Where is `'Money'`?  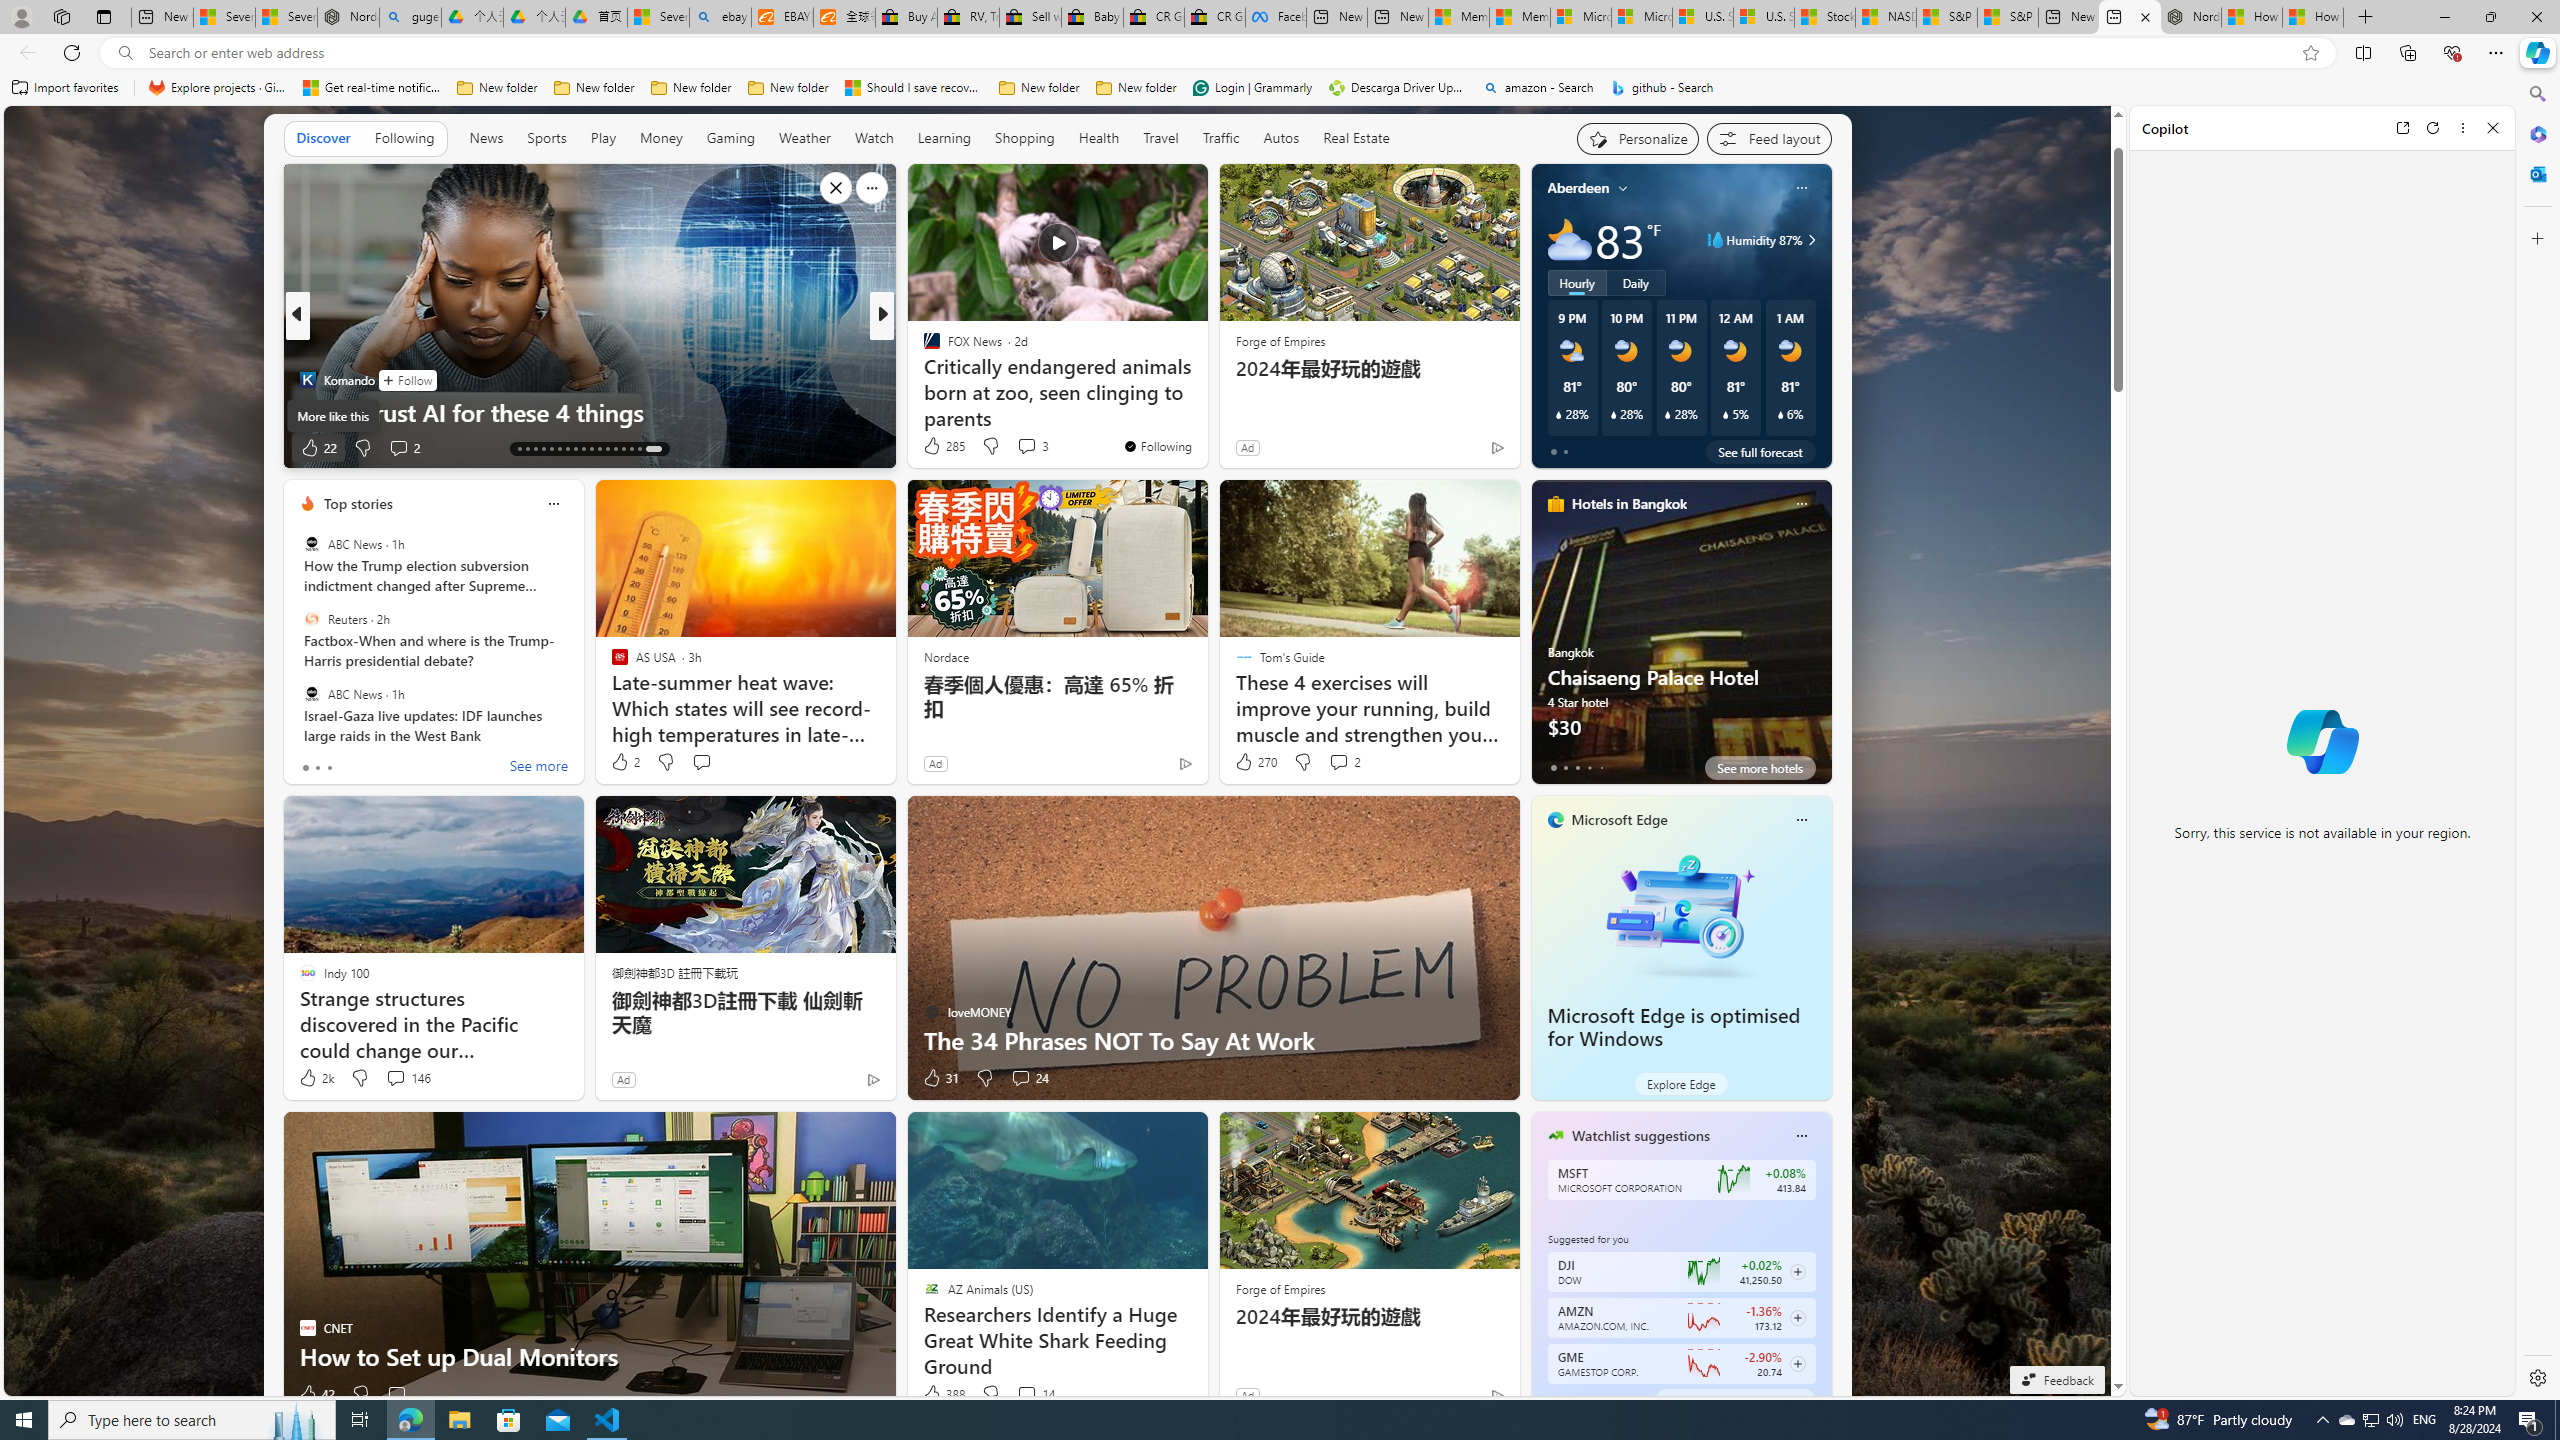 'Money' is located at coordinates (660, 138).